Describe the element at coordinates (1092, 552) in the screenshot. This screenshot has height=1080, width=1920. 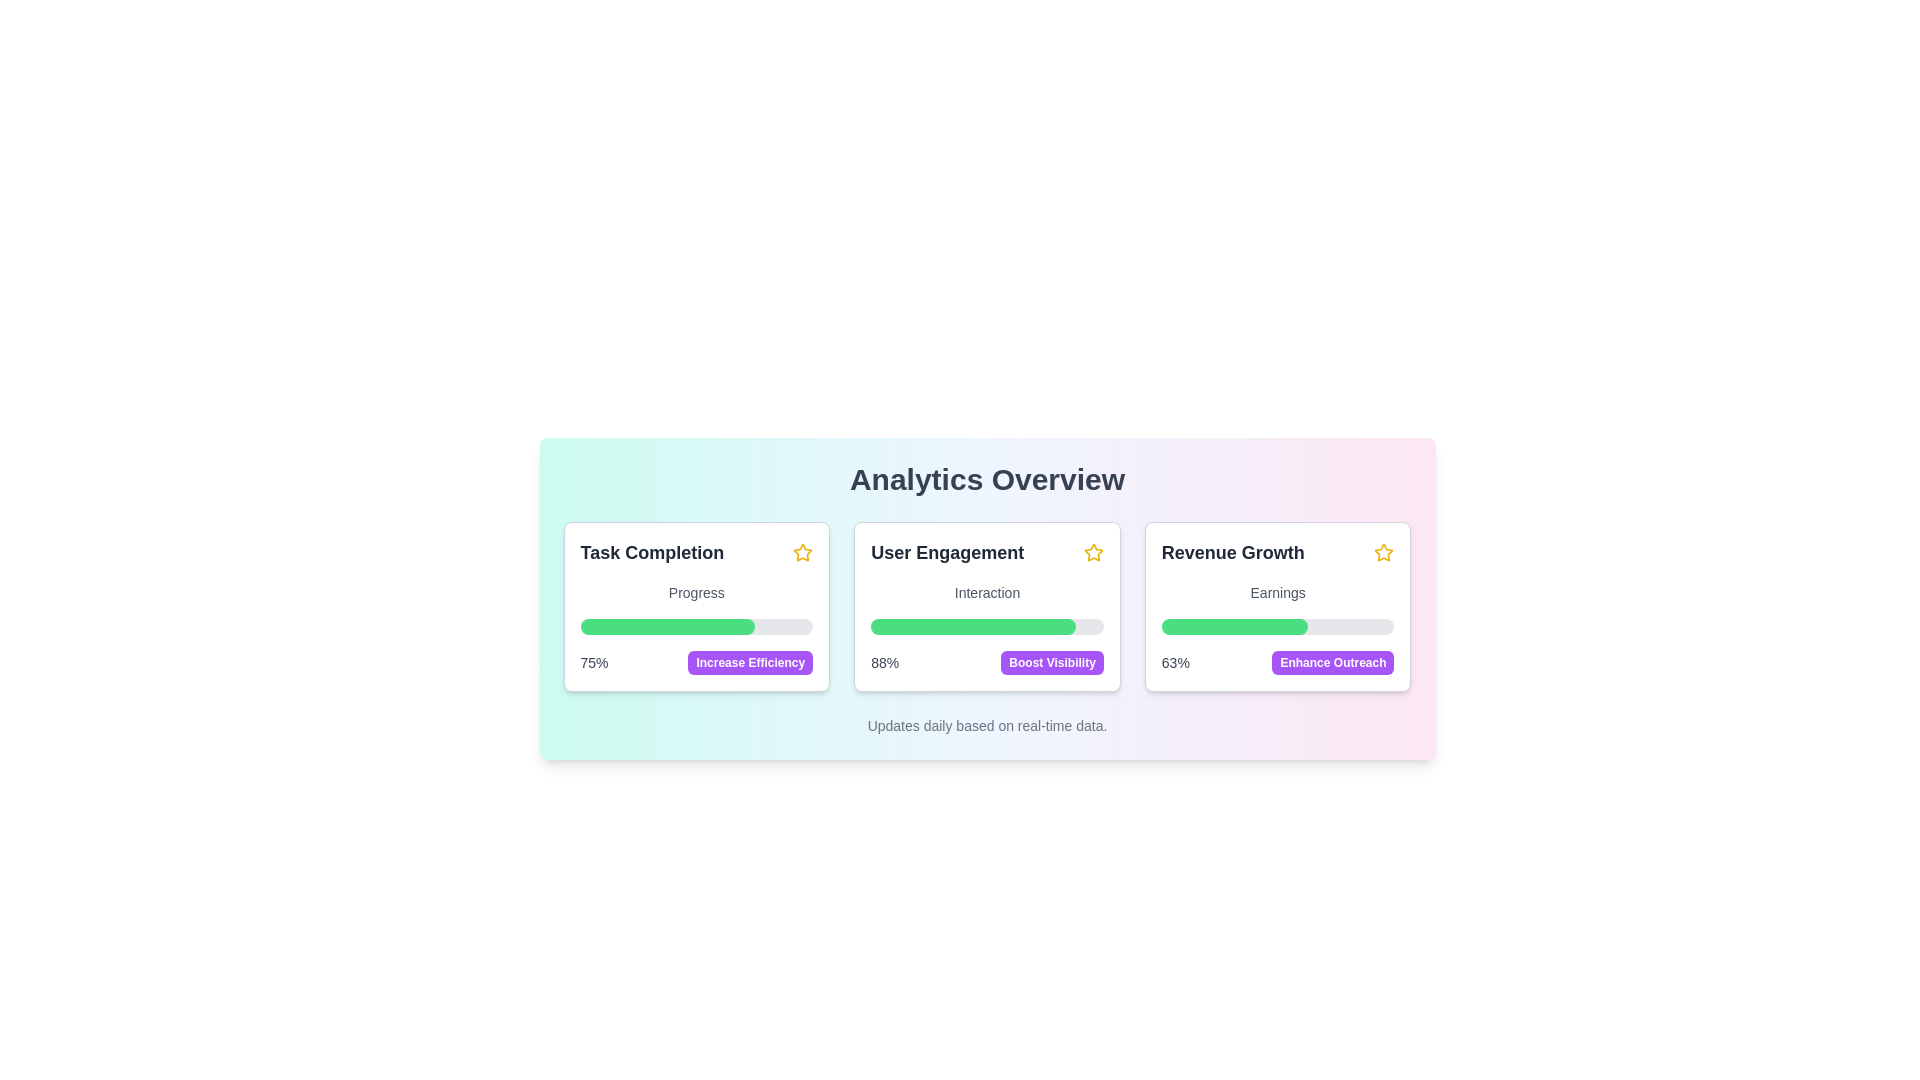
I see `the star icon located in the top-right corner of the 'User Engagement' card, which serves as a visual indicator for rating or highlighting important aspects` at that location.